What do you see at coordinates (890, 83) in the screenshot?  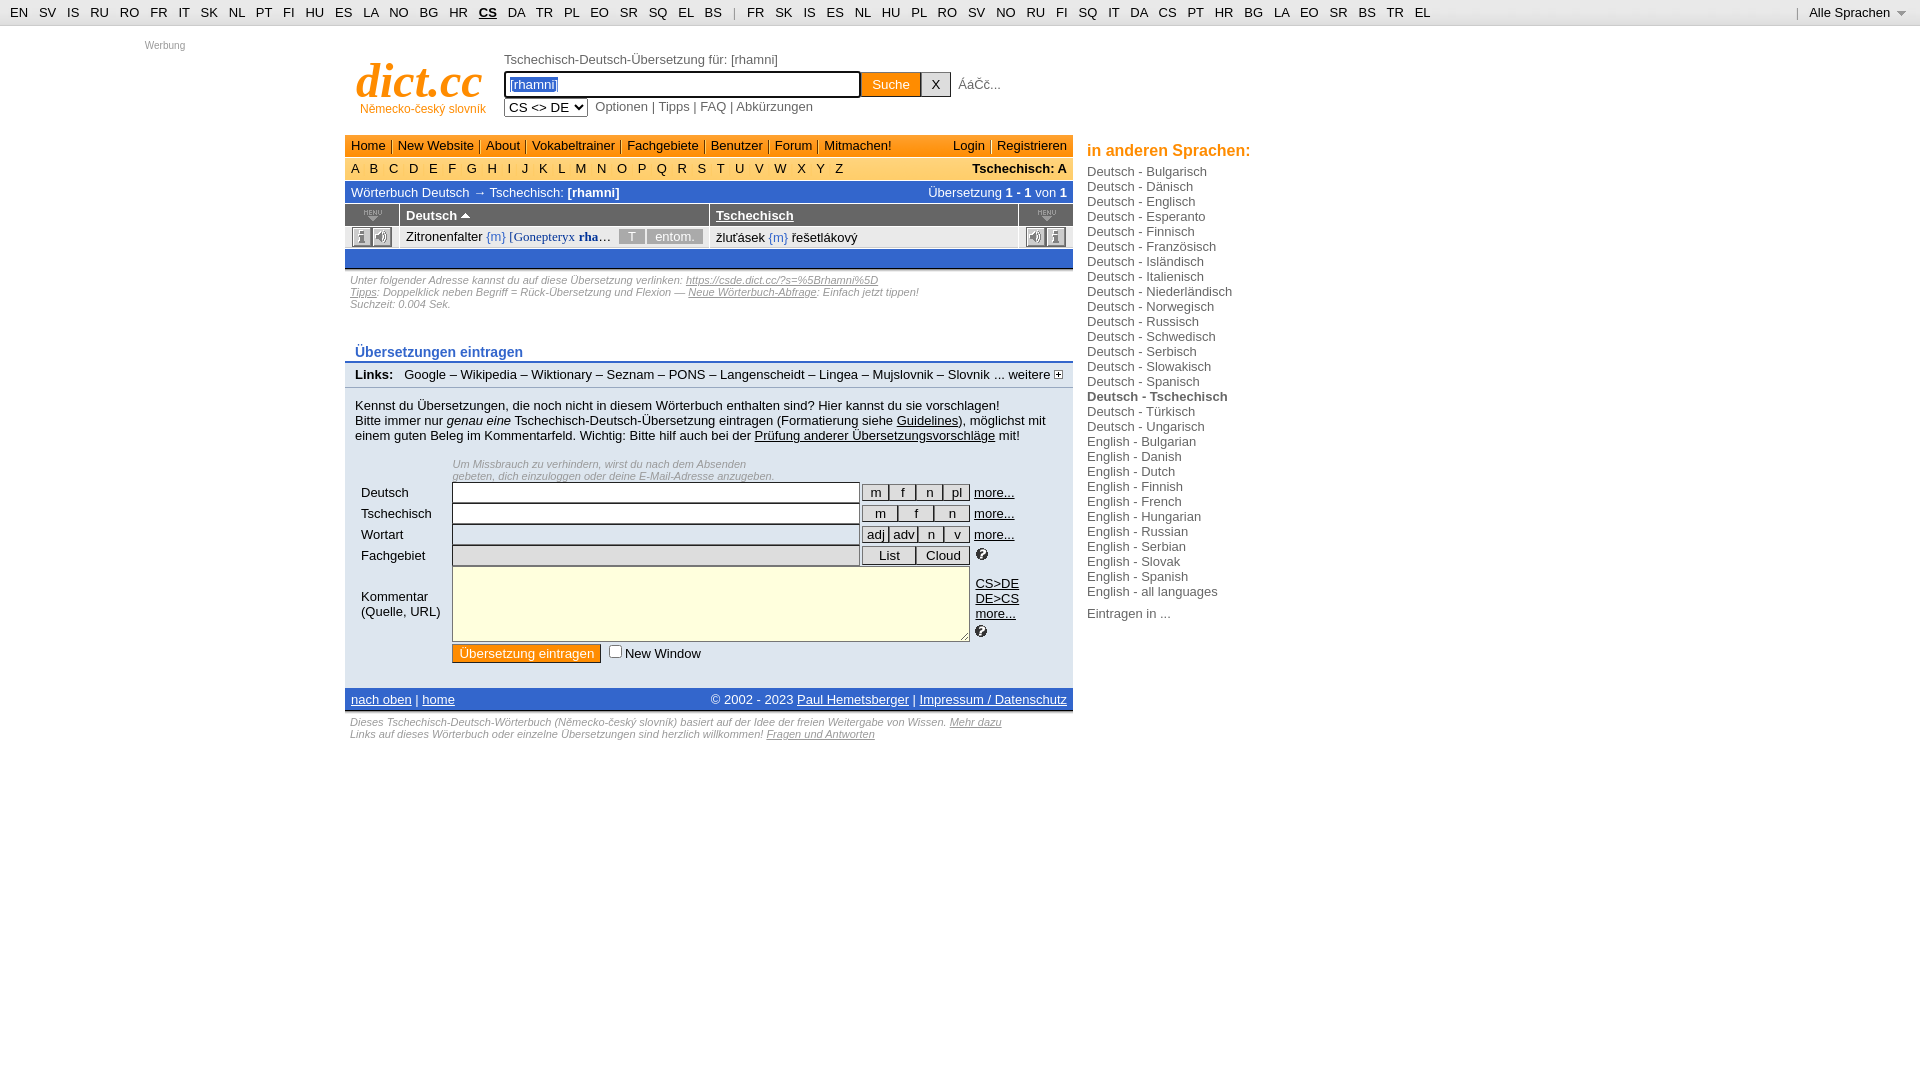 I see `'Suche'` at bounding box center [890, 83].